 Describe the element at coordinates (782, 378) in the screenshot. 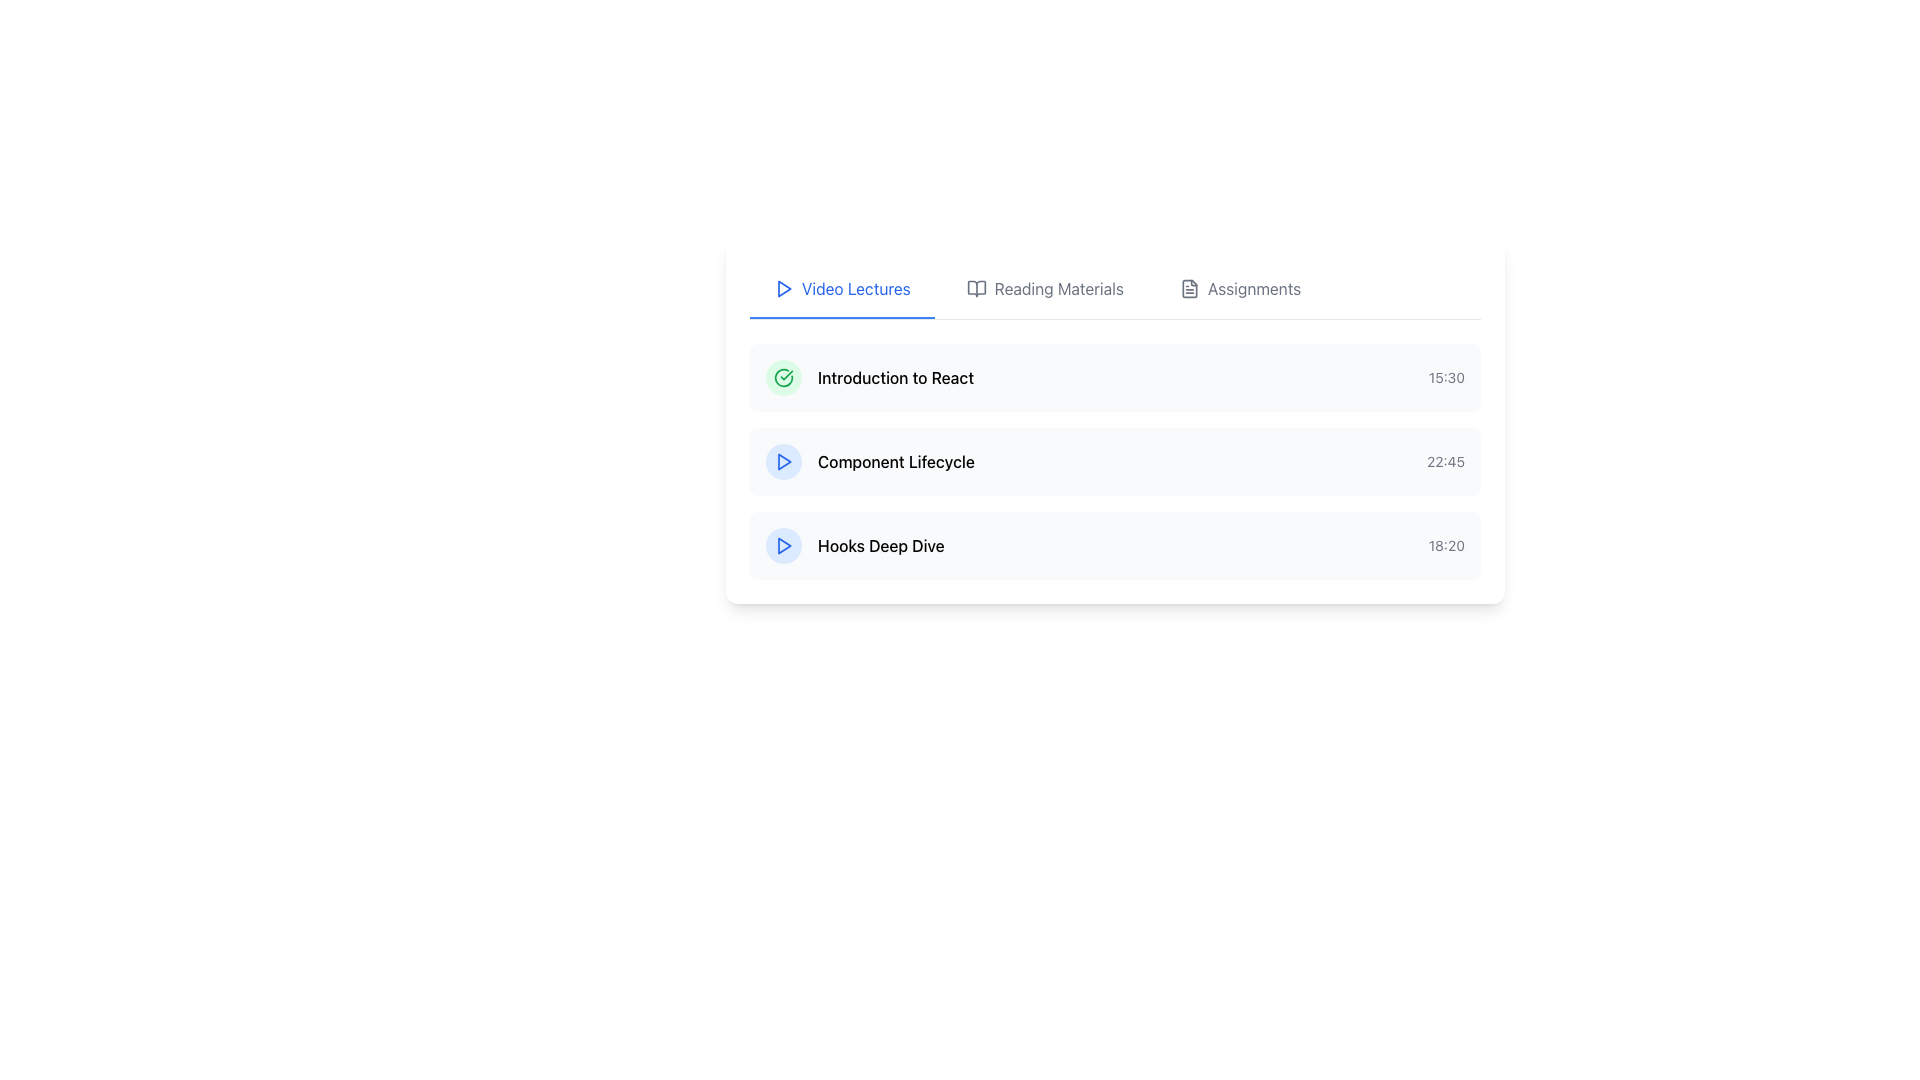

I see `the visual status indicator icon located to the left of the text 'Introduction to React' to indicate its completion status` at that location.